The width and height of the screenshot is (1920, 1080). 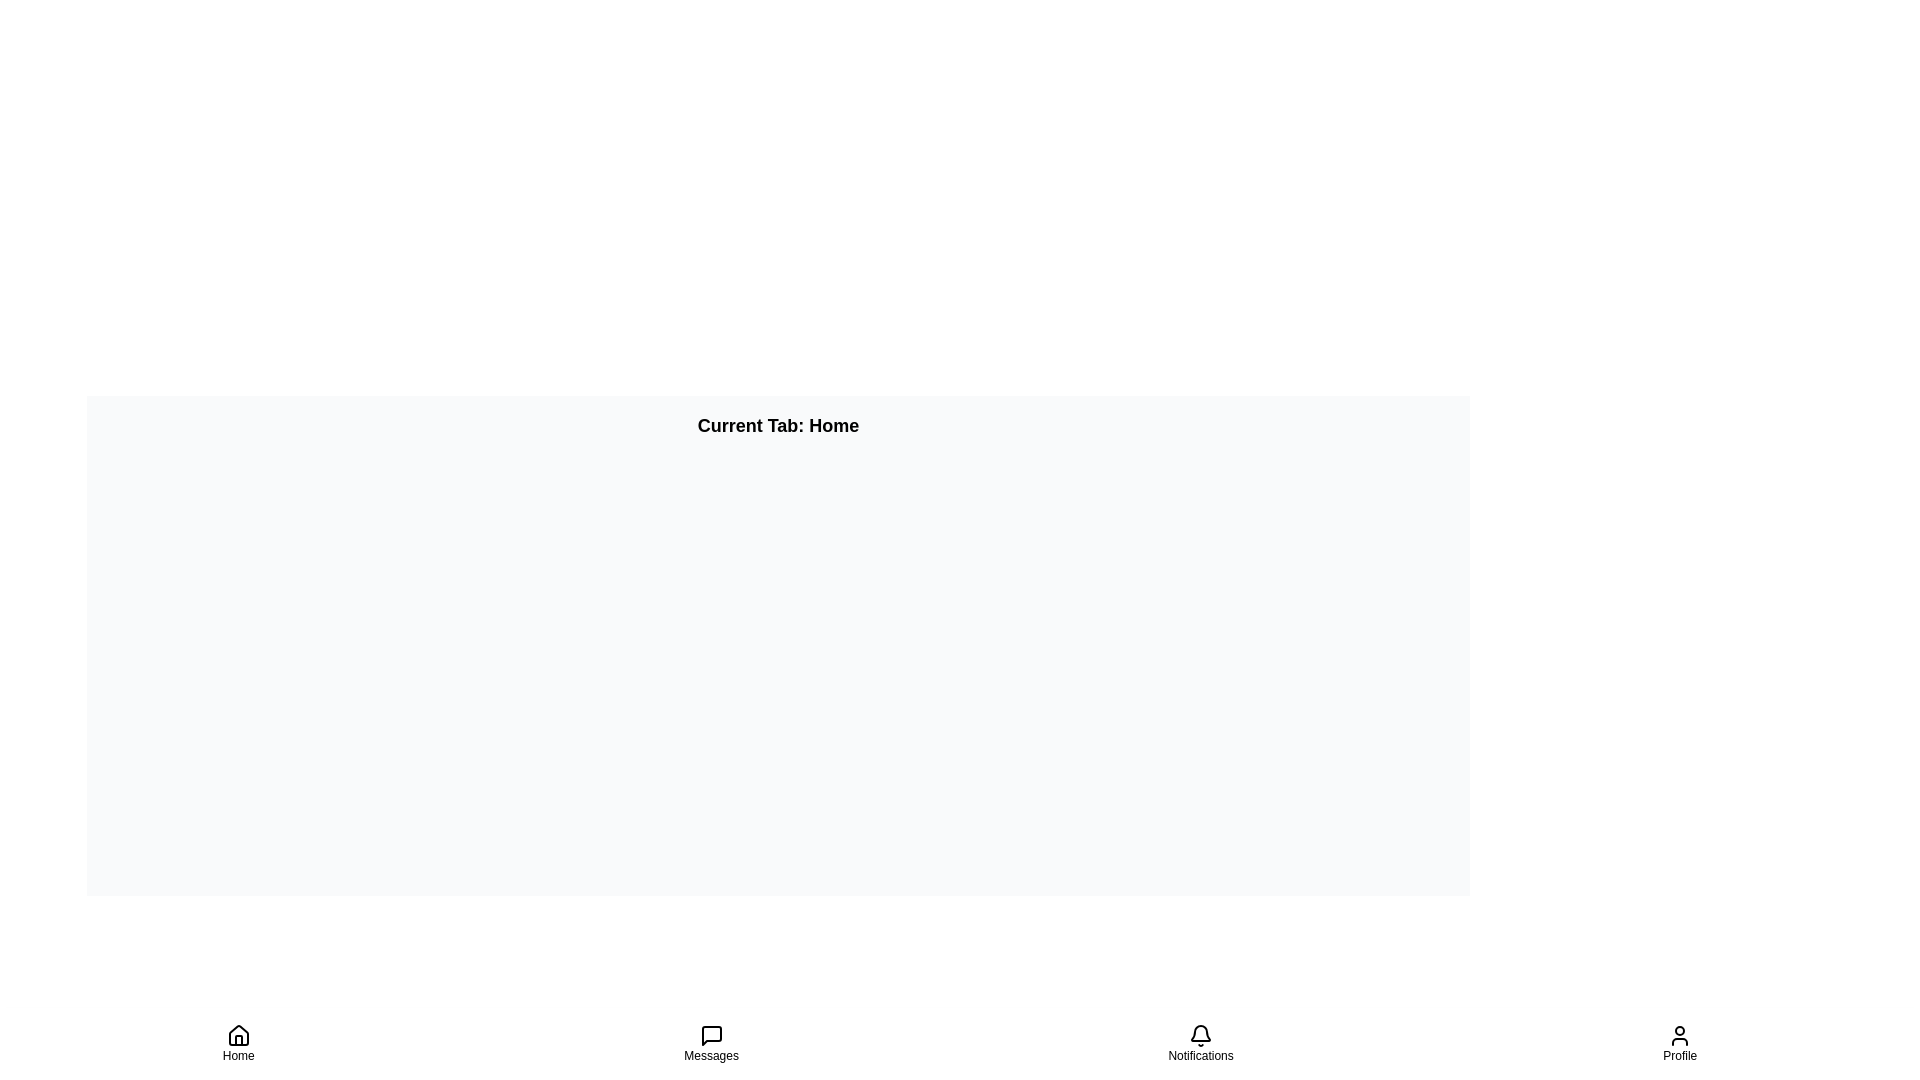 What do you see at coordinates (711, 1055) in the screenshot?
I see `'Messages' text label located in the bottom navigation bar, centered below the message icon` at bounding box center [711, 1055].